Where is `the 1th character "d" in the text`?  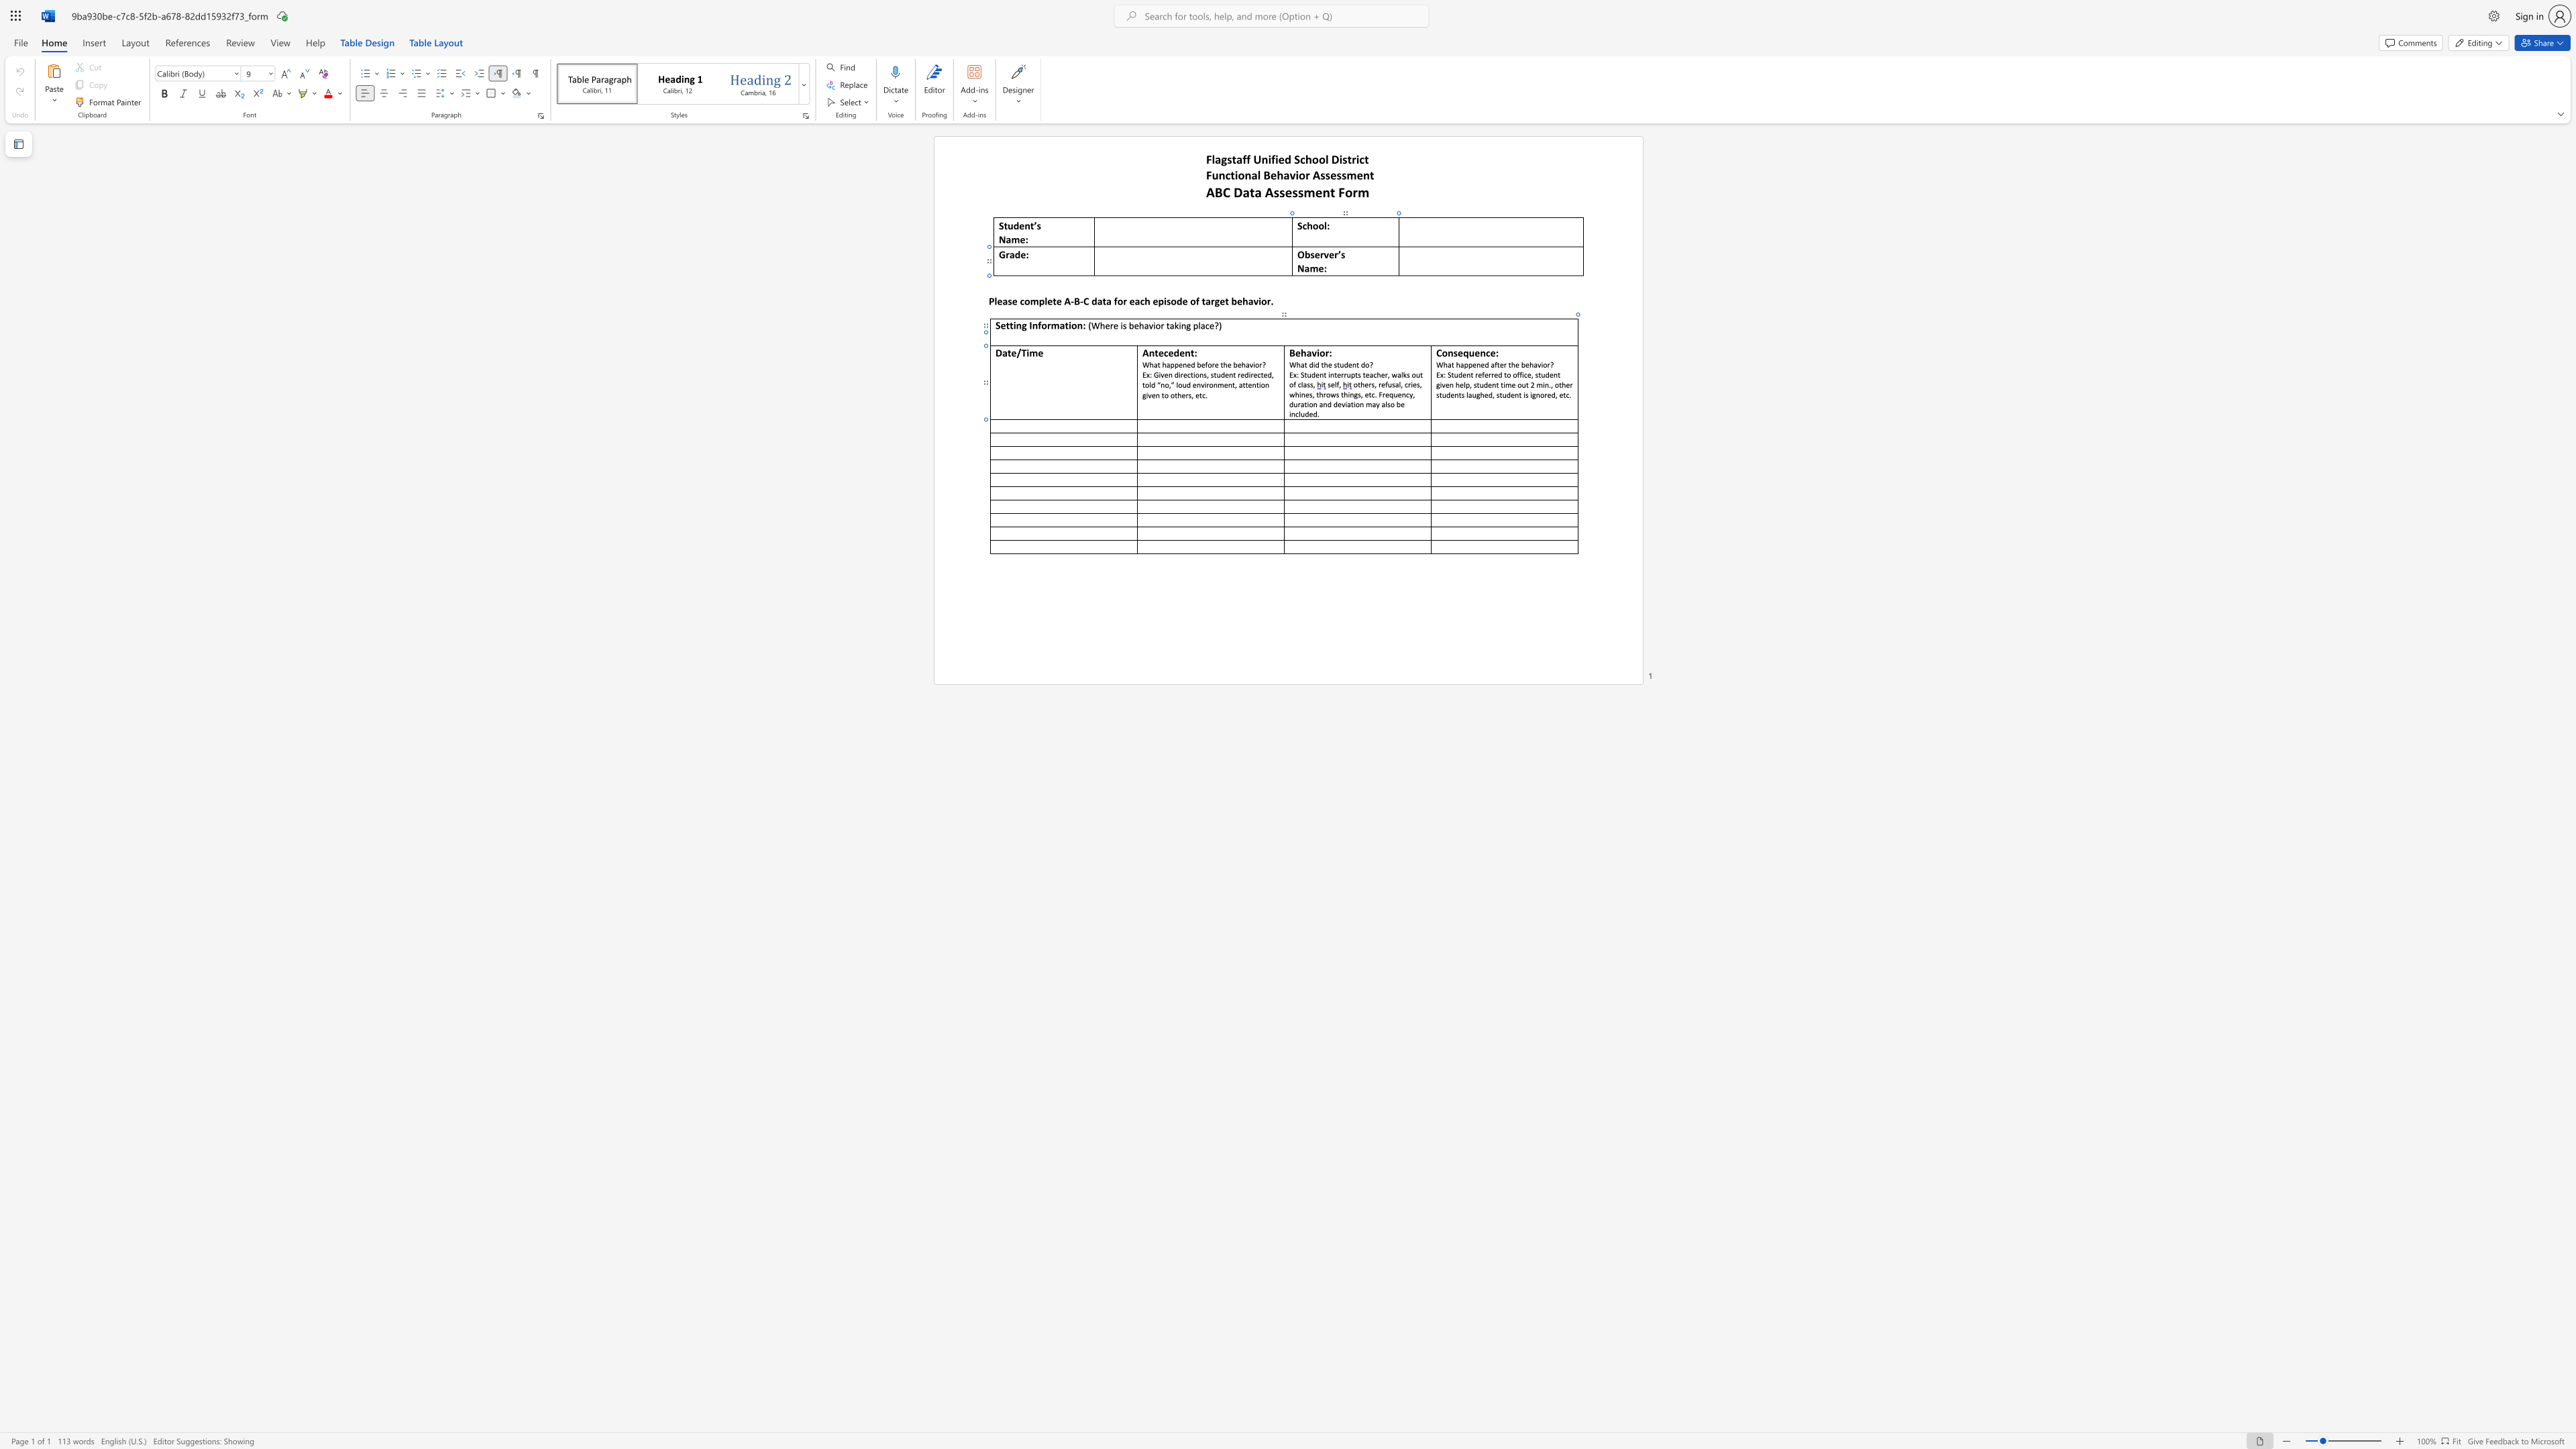
the 1th character "d" in the text is located at coordinates (1311, 364).